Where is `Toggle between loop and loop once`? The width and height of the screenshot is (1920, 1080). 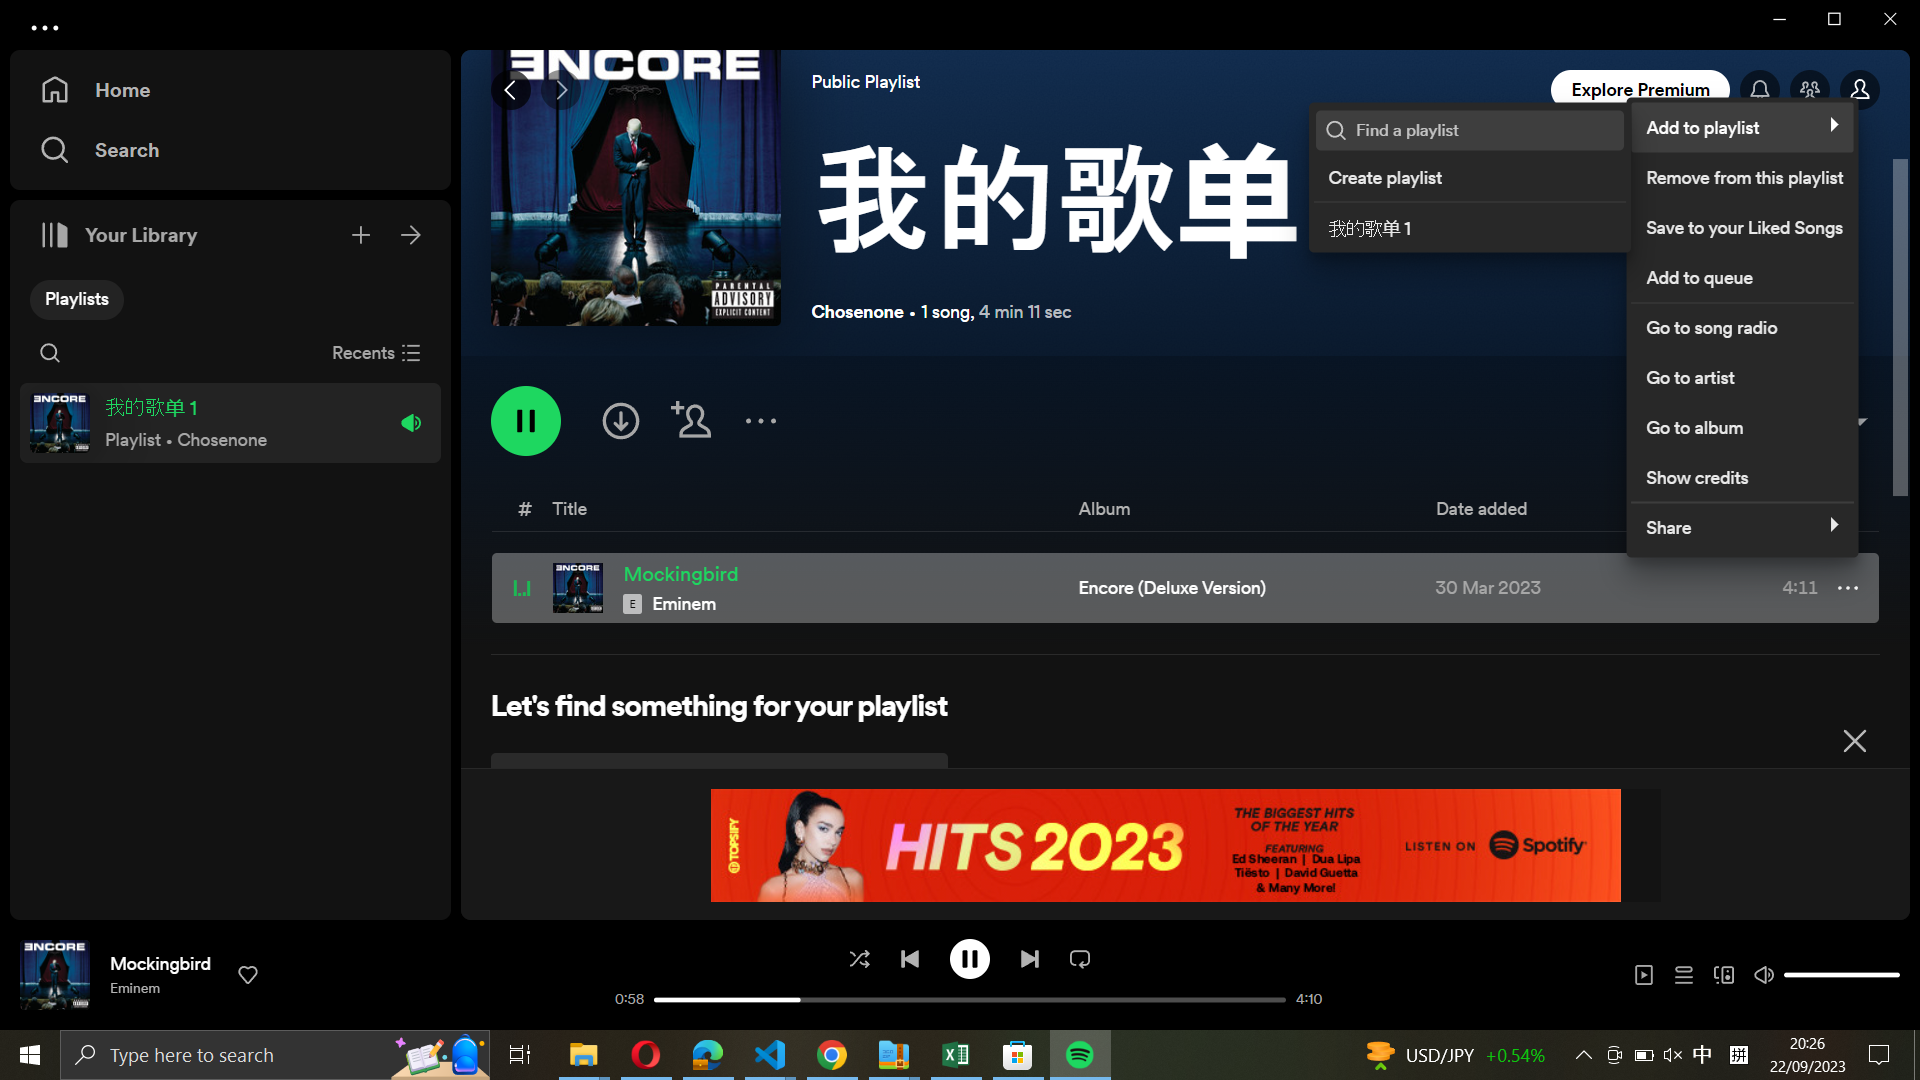 Toggle between loop and loop once is located at coordinates (1079, 956).